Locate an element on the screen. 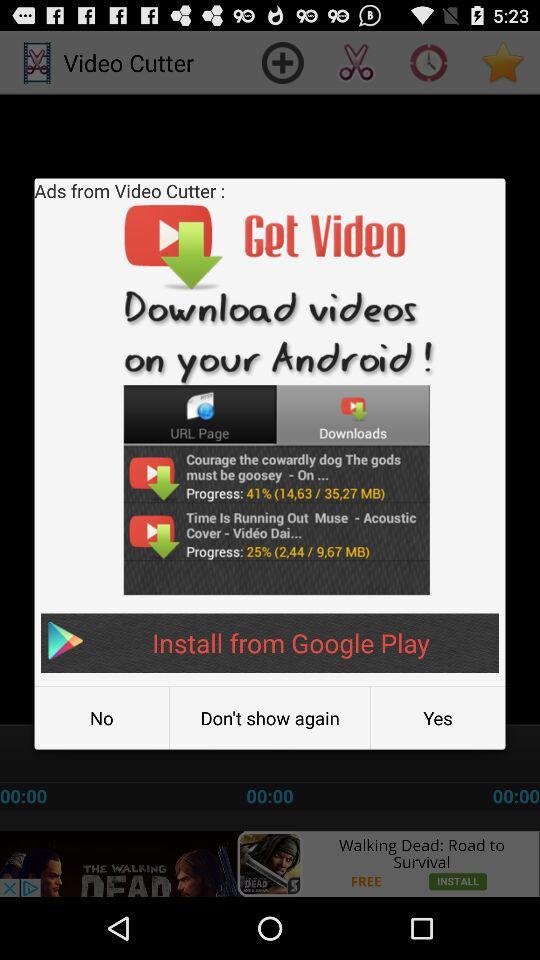  advertisement is located at coordinates (270, 863).